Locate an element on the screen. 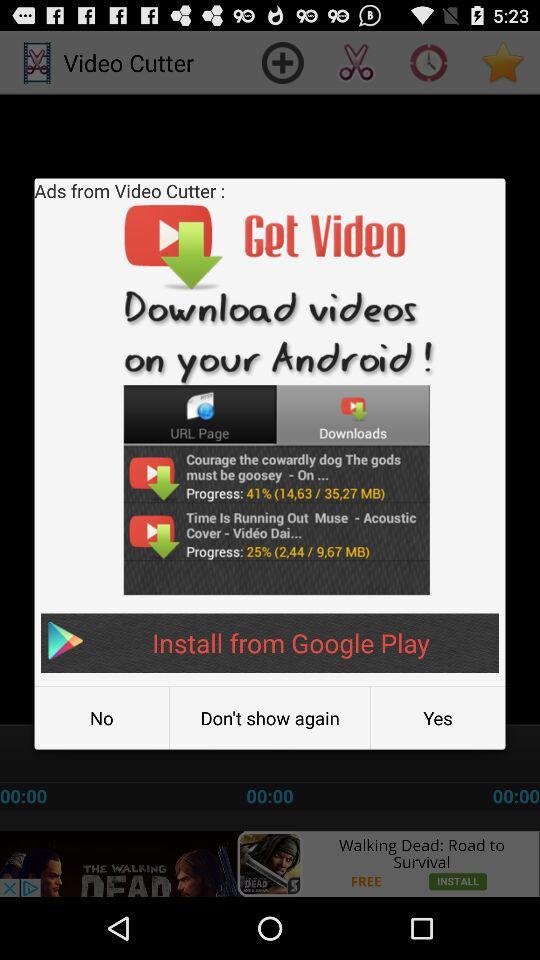  advertisement is located at coordinates (270, 863).